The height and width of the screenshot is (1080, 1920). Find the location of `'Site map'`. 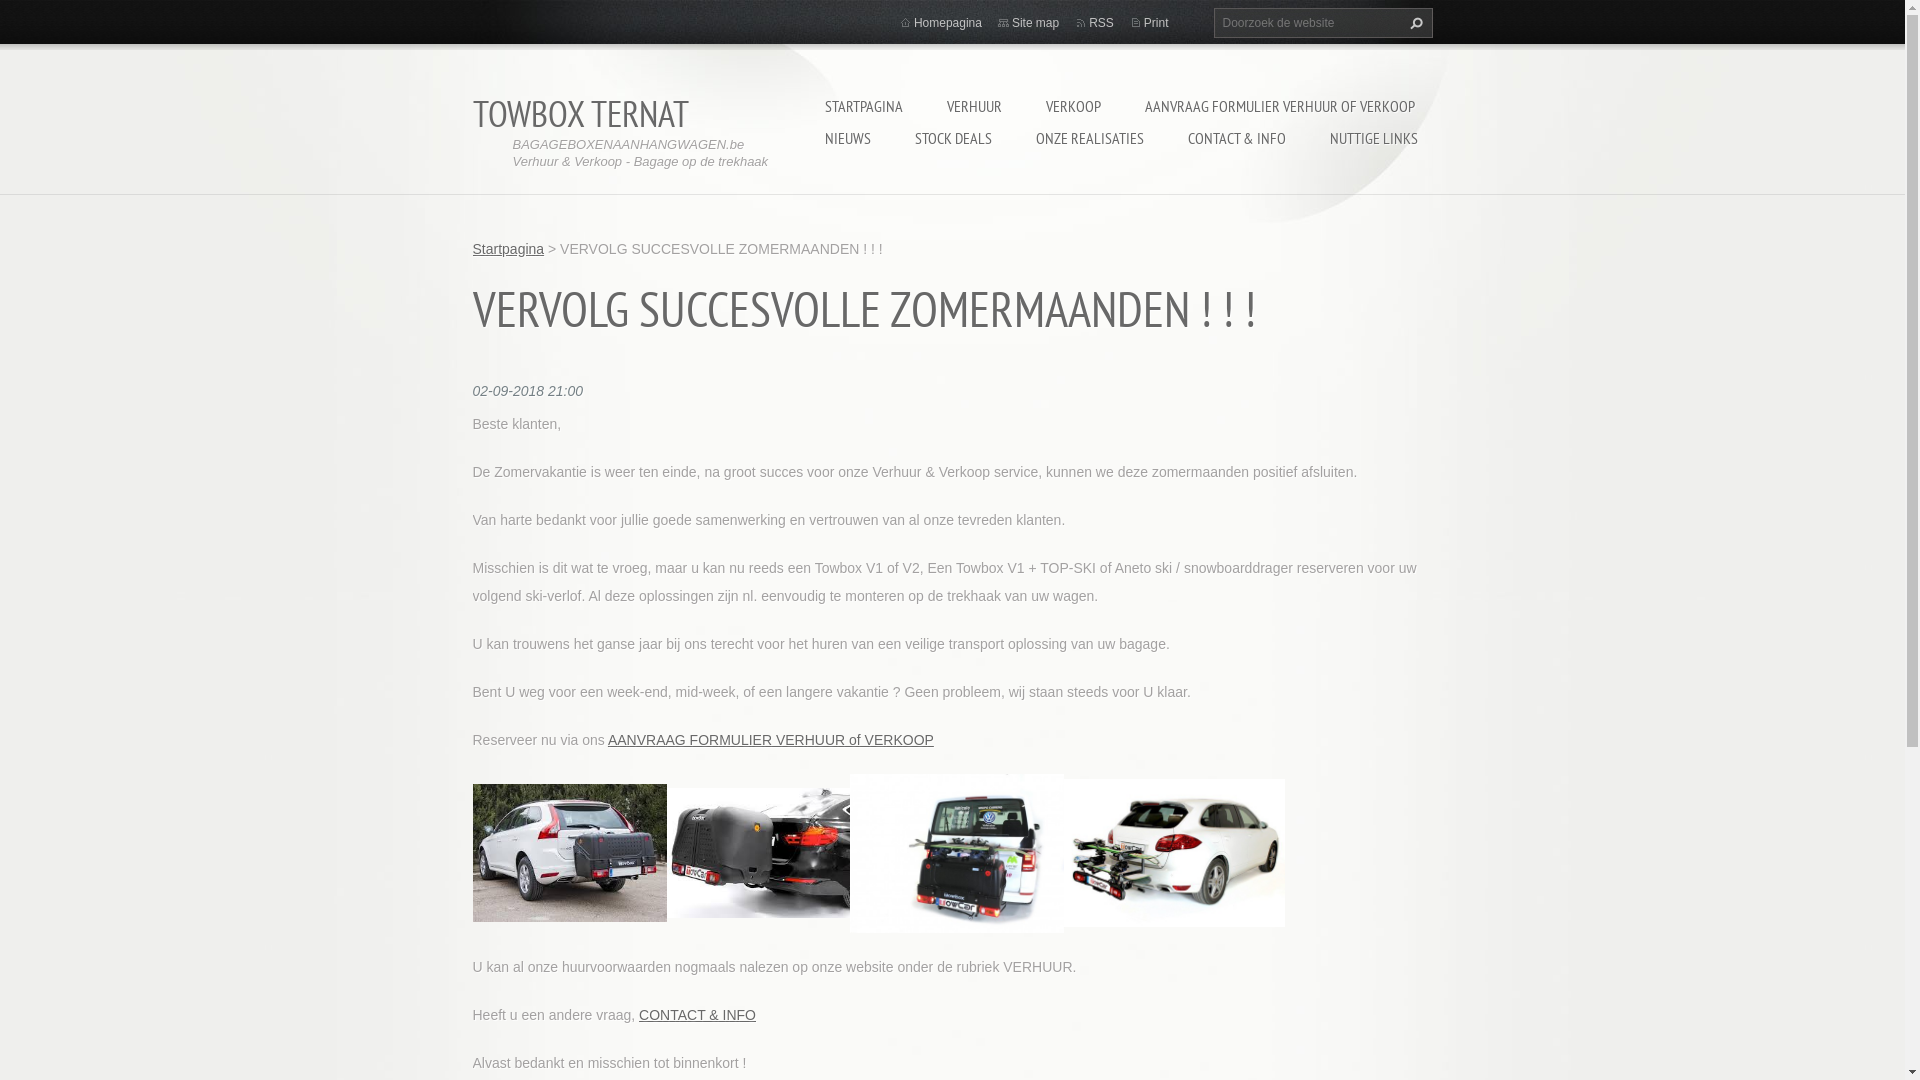

'Site map' is located at coordinates (1035, 23).